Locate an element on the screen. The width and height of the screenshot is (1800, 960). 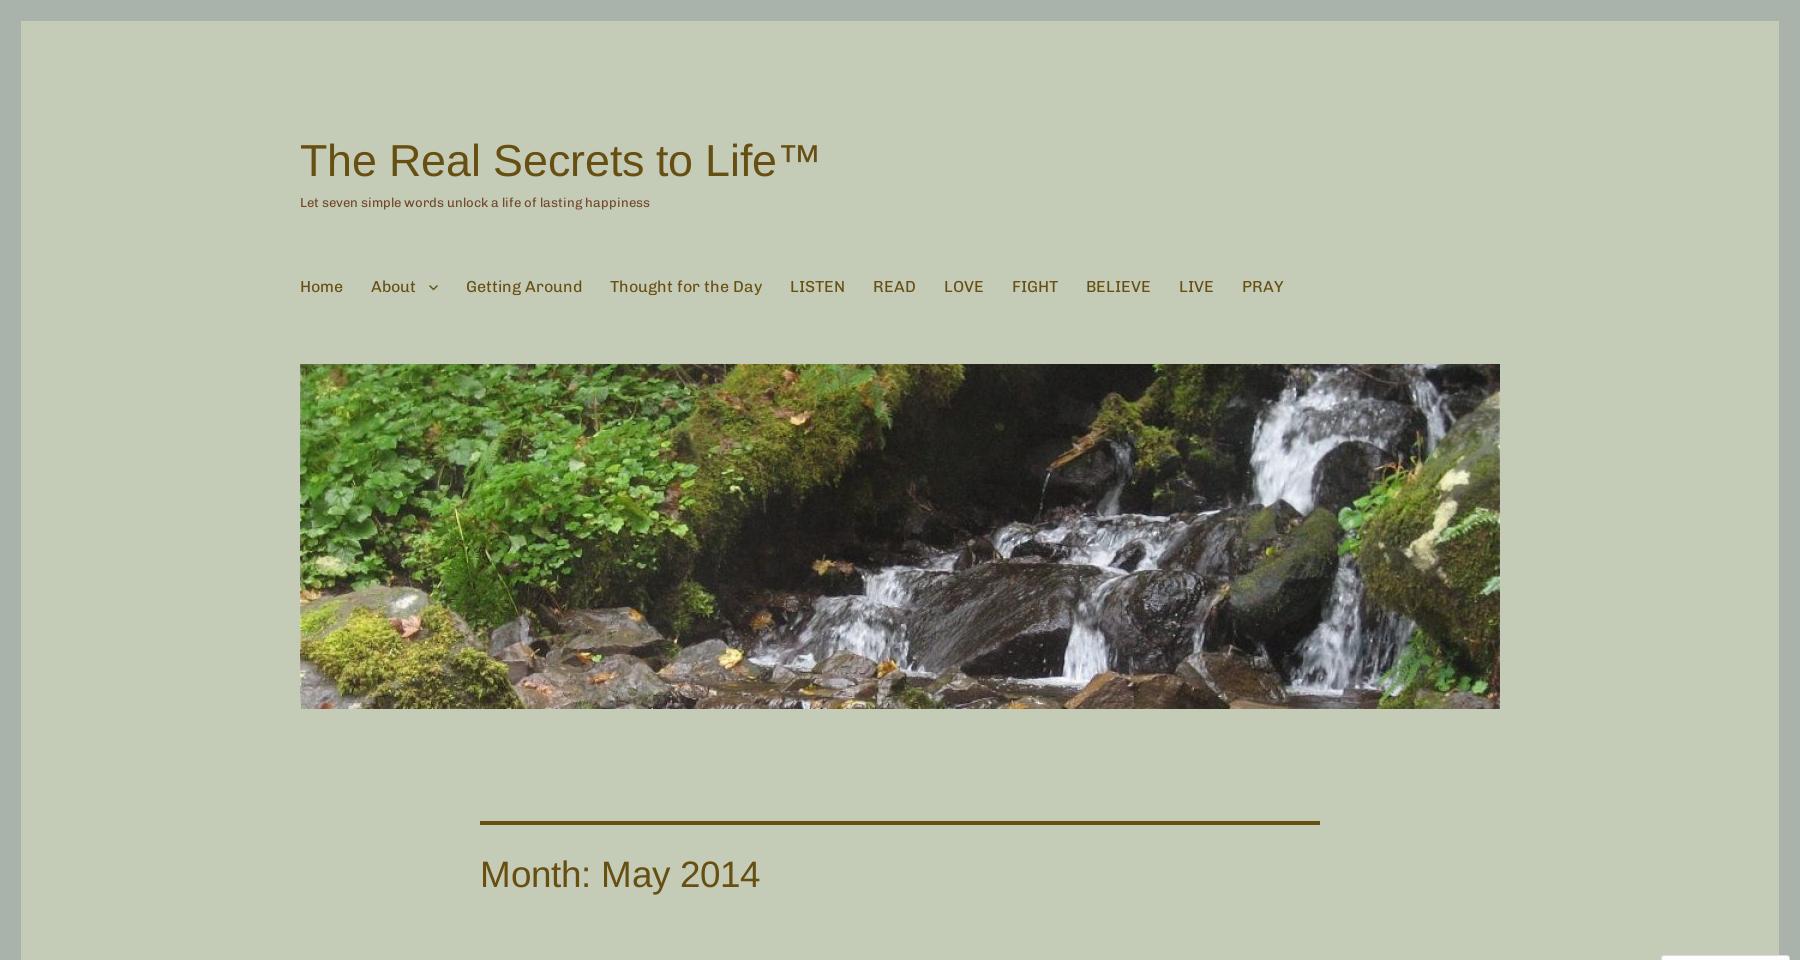
'PRAY' is located at coordinates (1263, 285).